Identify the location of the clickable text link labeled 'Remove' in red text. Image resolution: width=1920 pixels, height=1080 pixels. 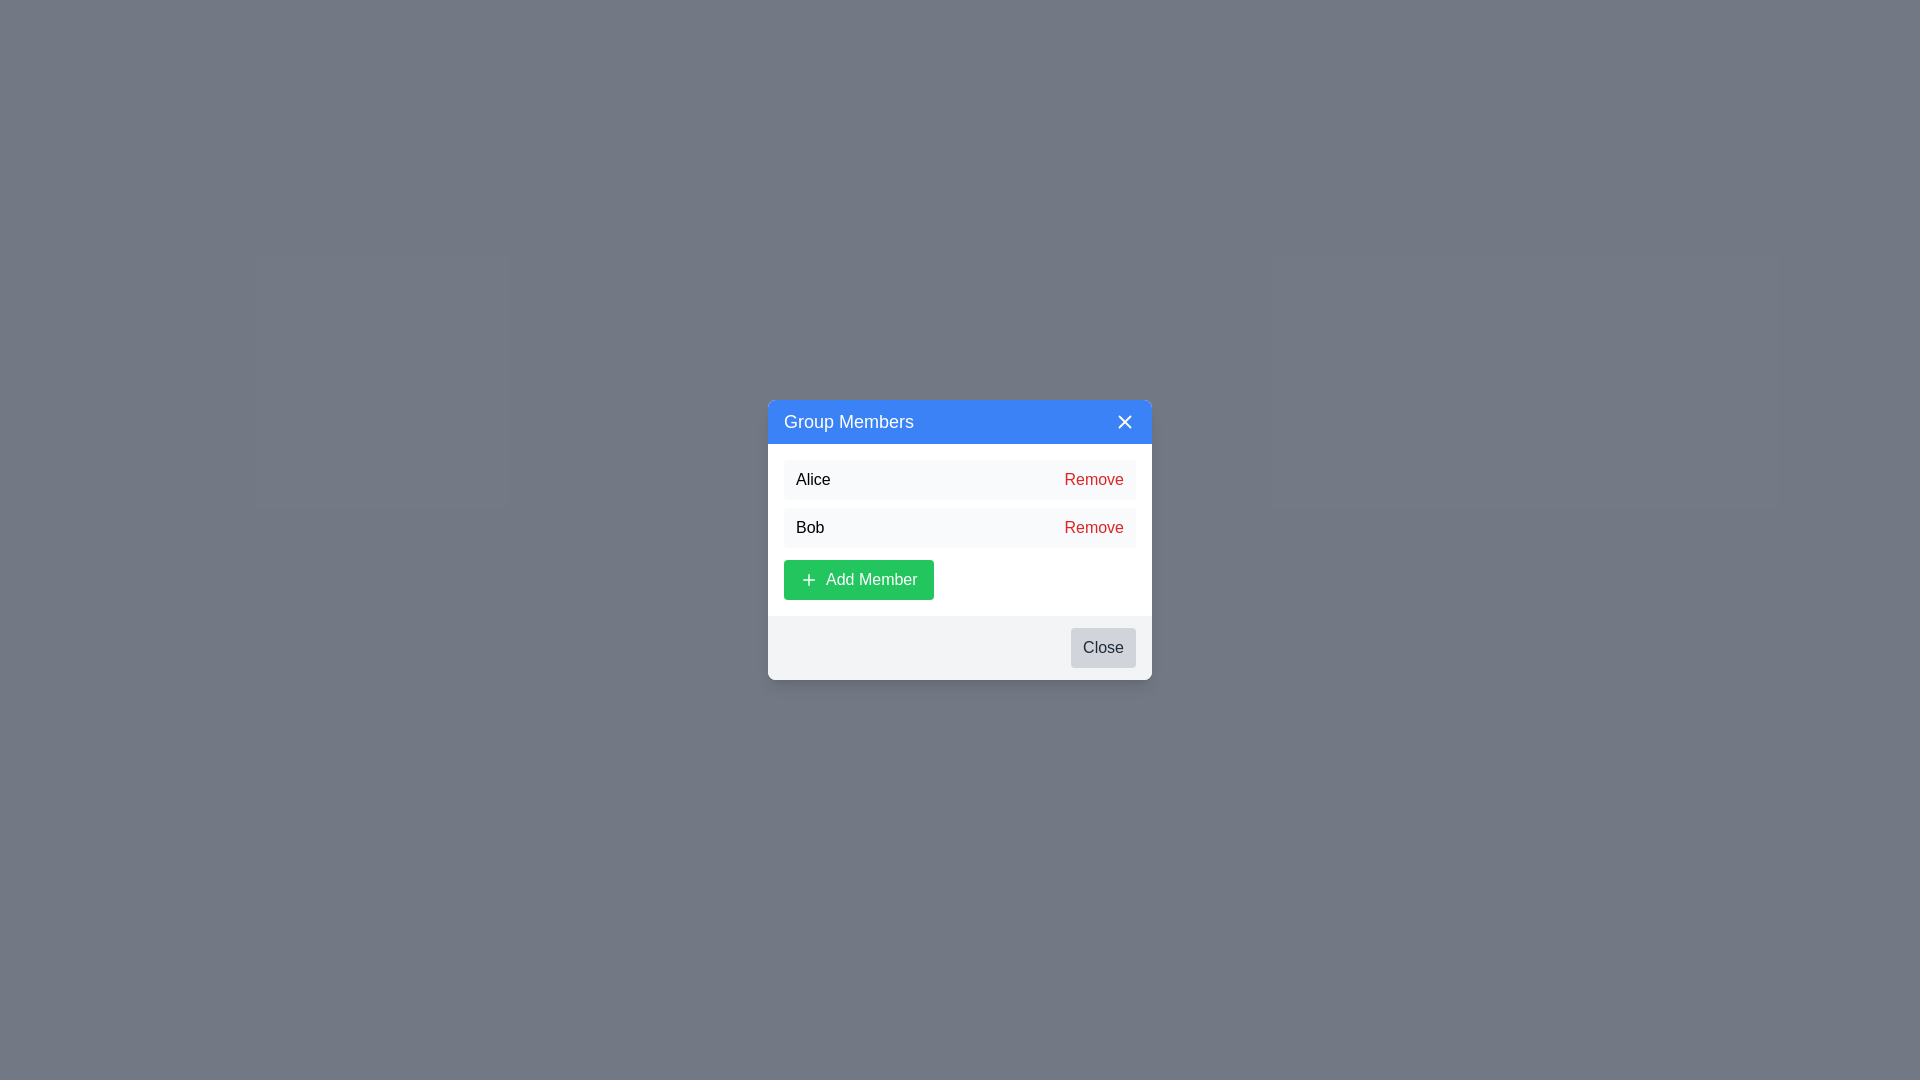
(1093, 479).